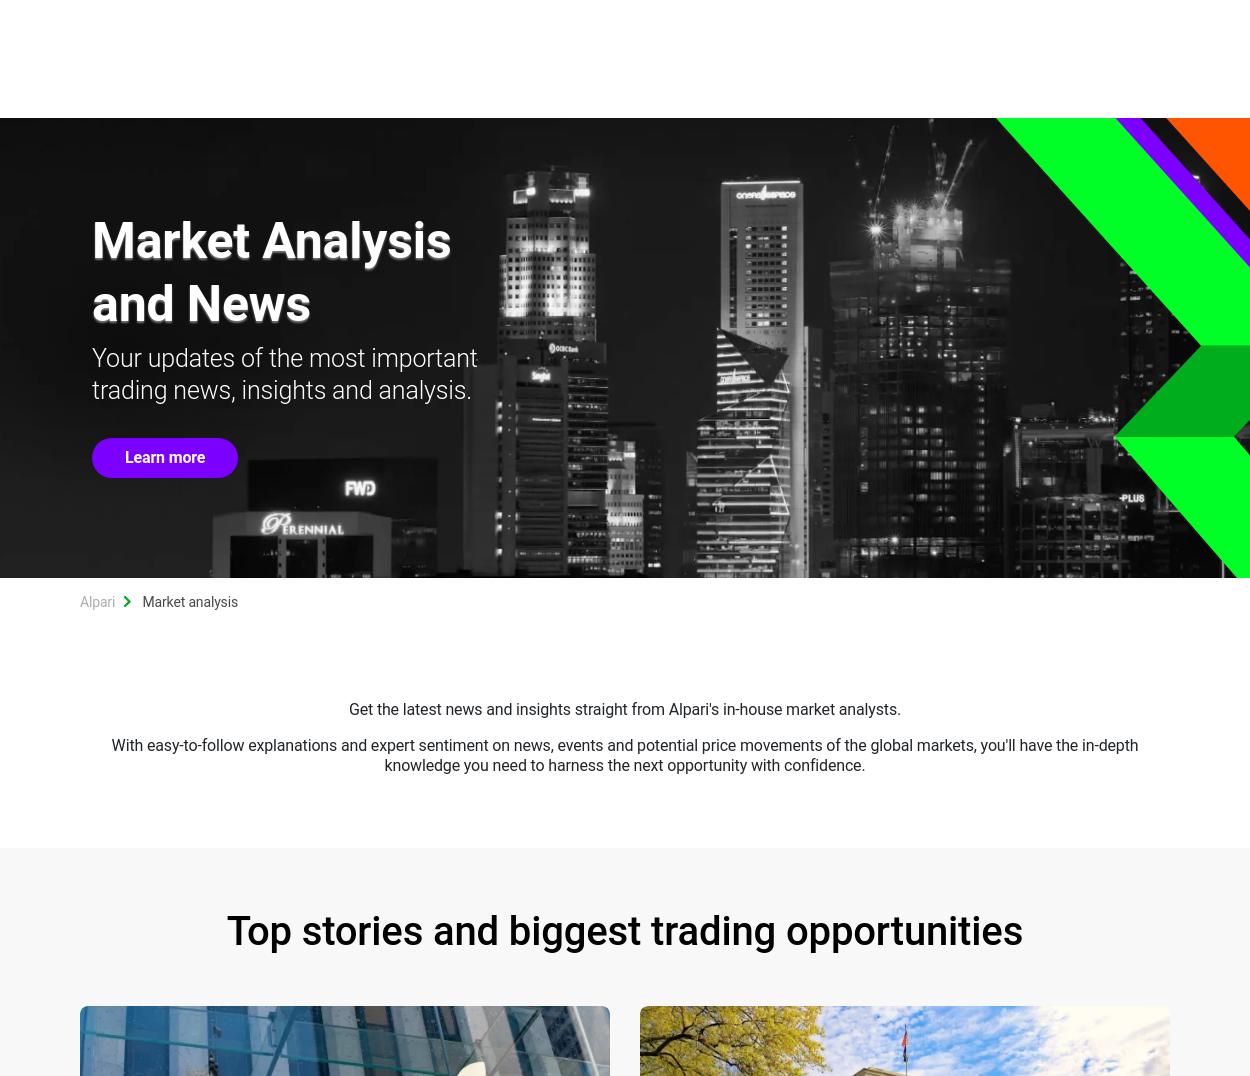  Describe the element at coordinates (1125, 20) in the screenshot. I see `'LOGIN'` at that location.